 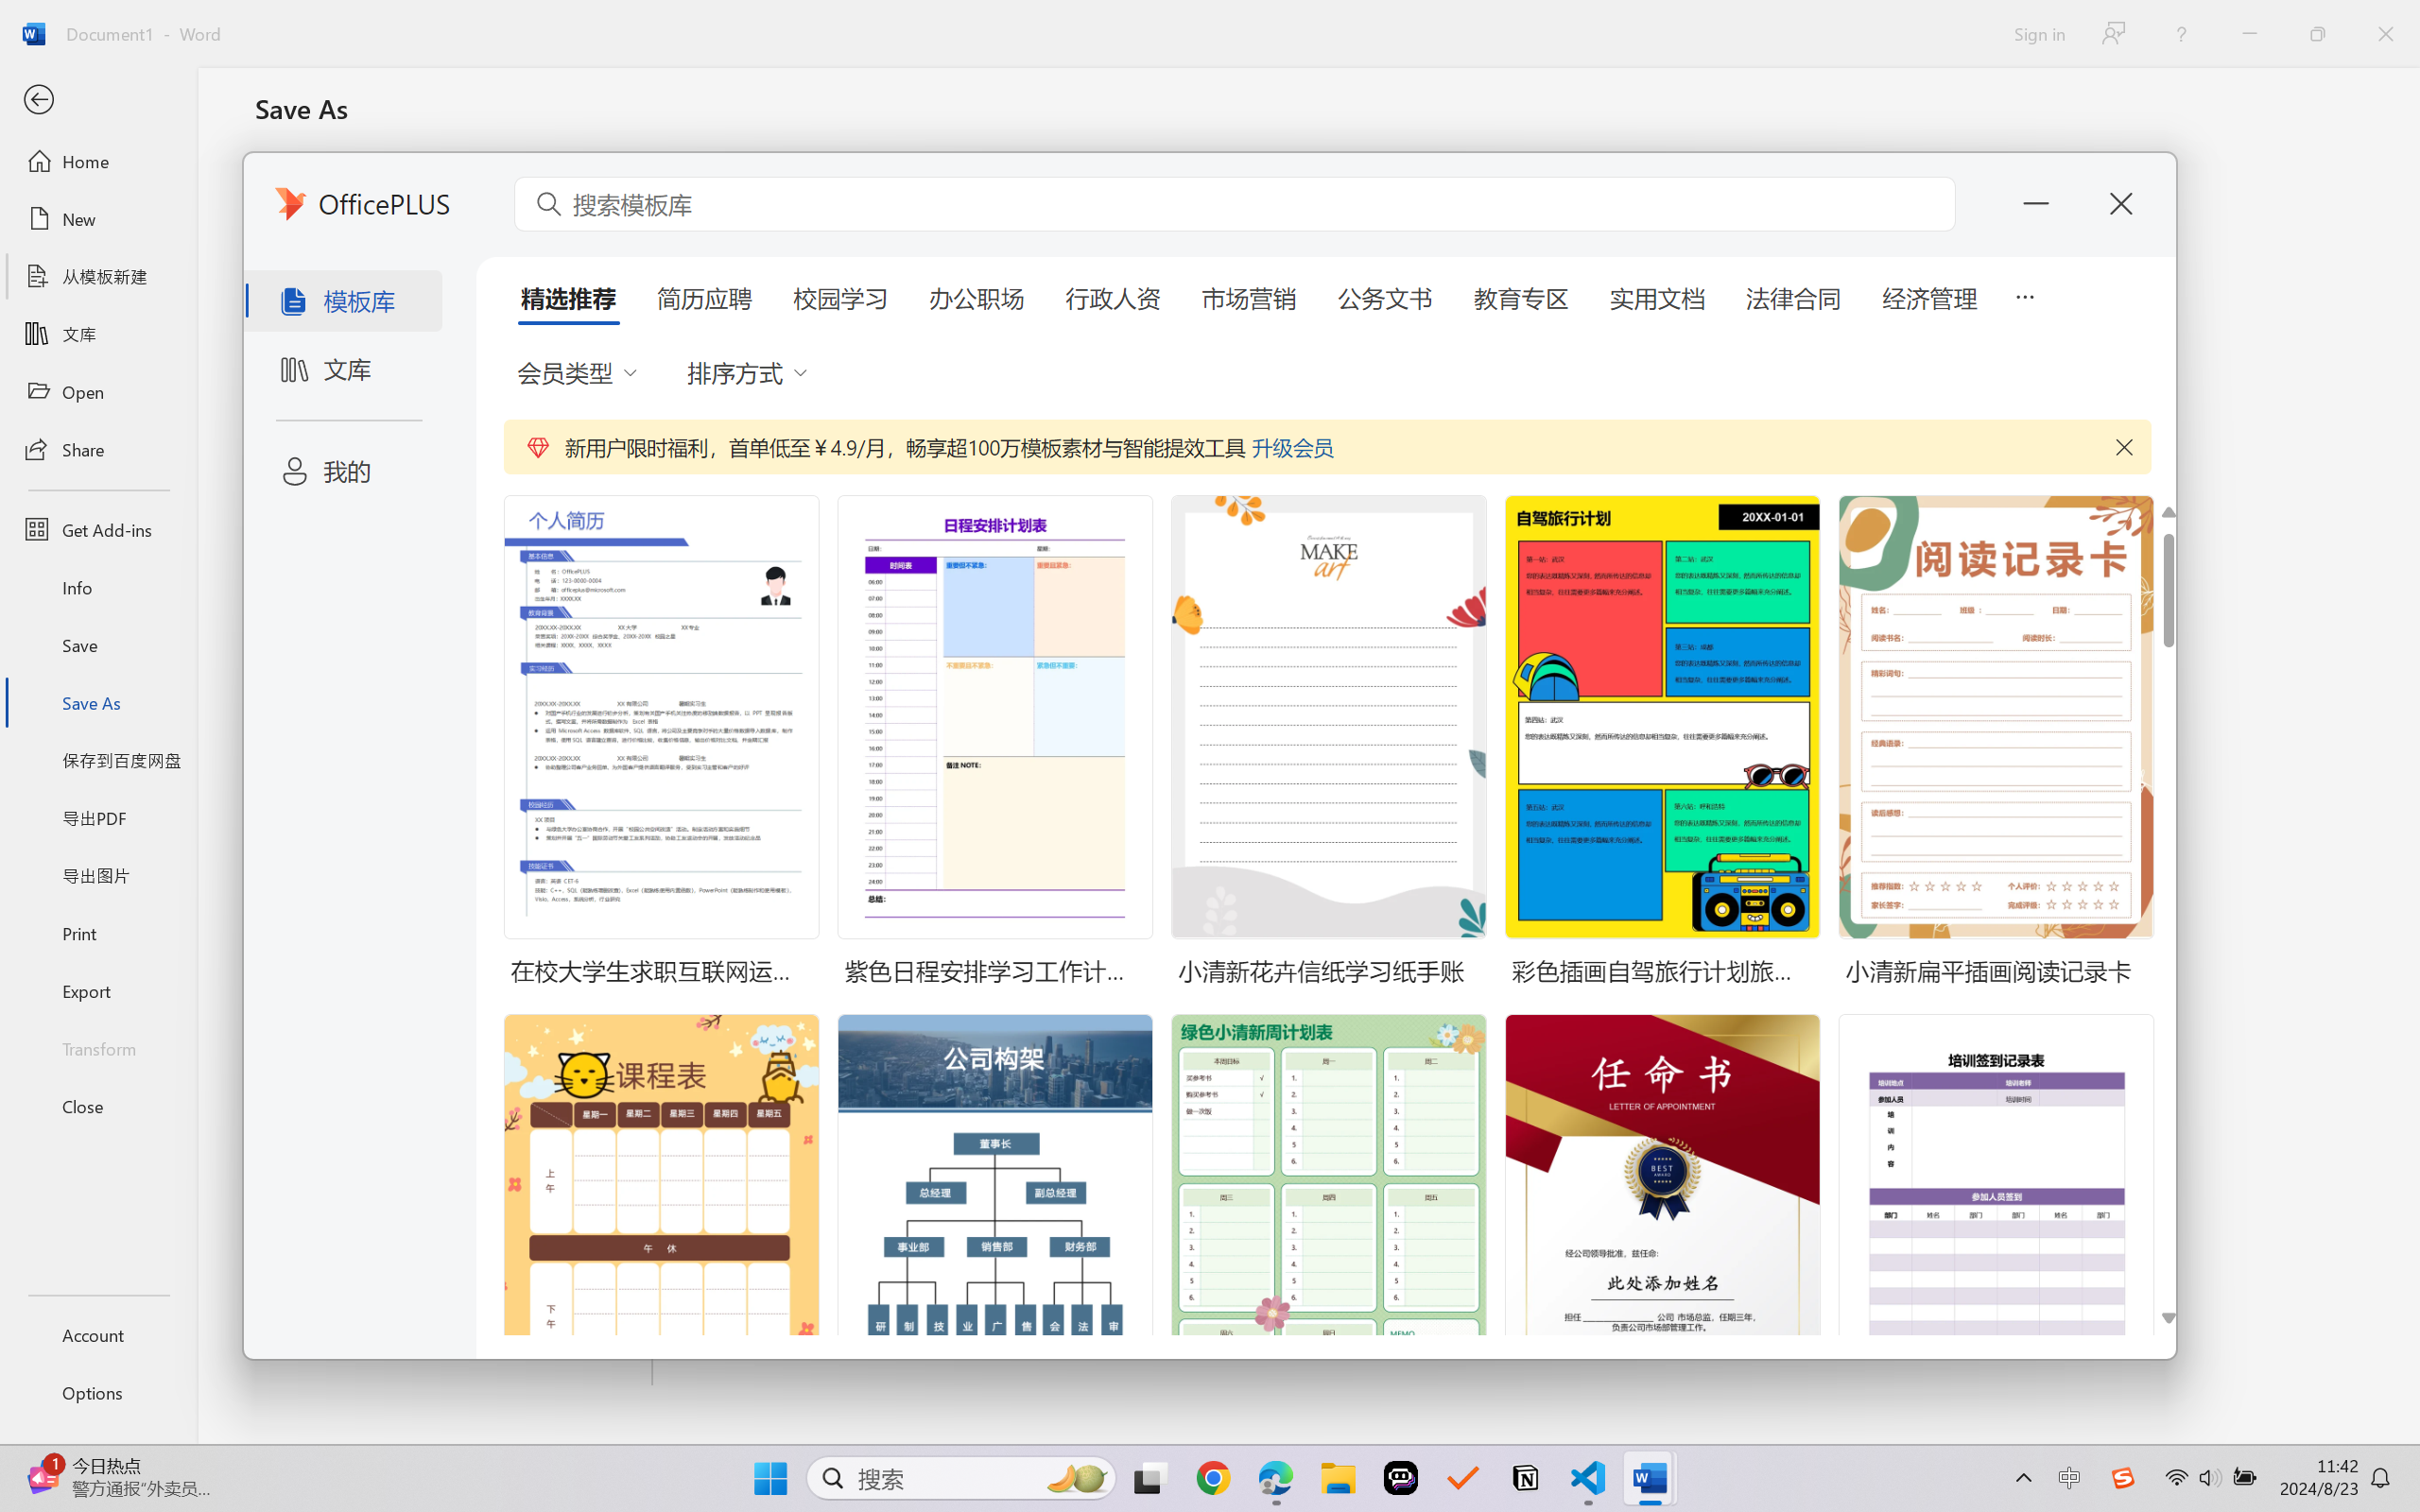 What do you see at coordinates (97, 989) in the screenshot?
I see `'Export'` at bounding box center [97, 989].